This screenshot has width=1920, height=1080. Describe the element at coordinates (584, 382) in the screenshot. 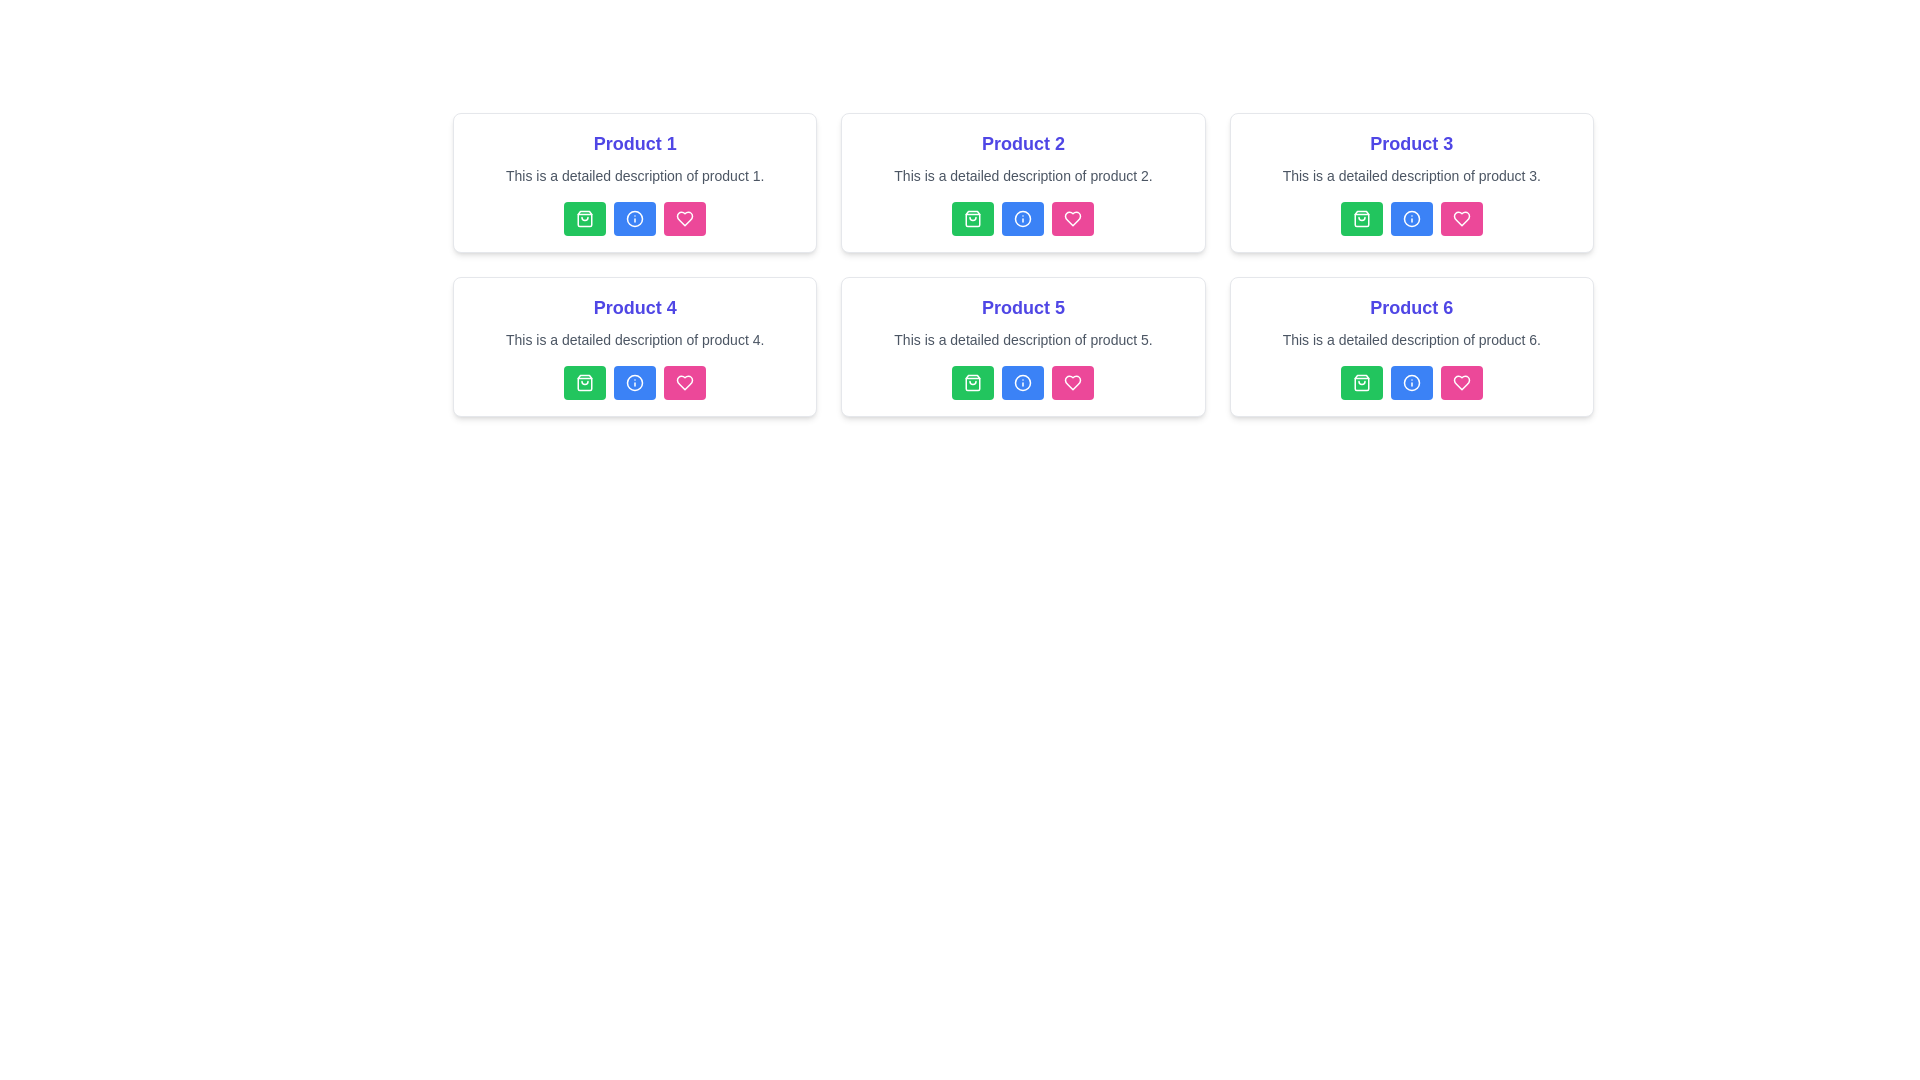

I see `the green shopping bag icon located in the middle row under 'Product 4'` at that location.